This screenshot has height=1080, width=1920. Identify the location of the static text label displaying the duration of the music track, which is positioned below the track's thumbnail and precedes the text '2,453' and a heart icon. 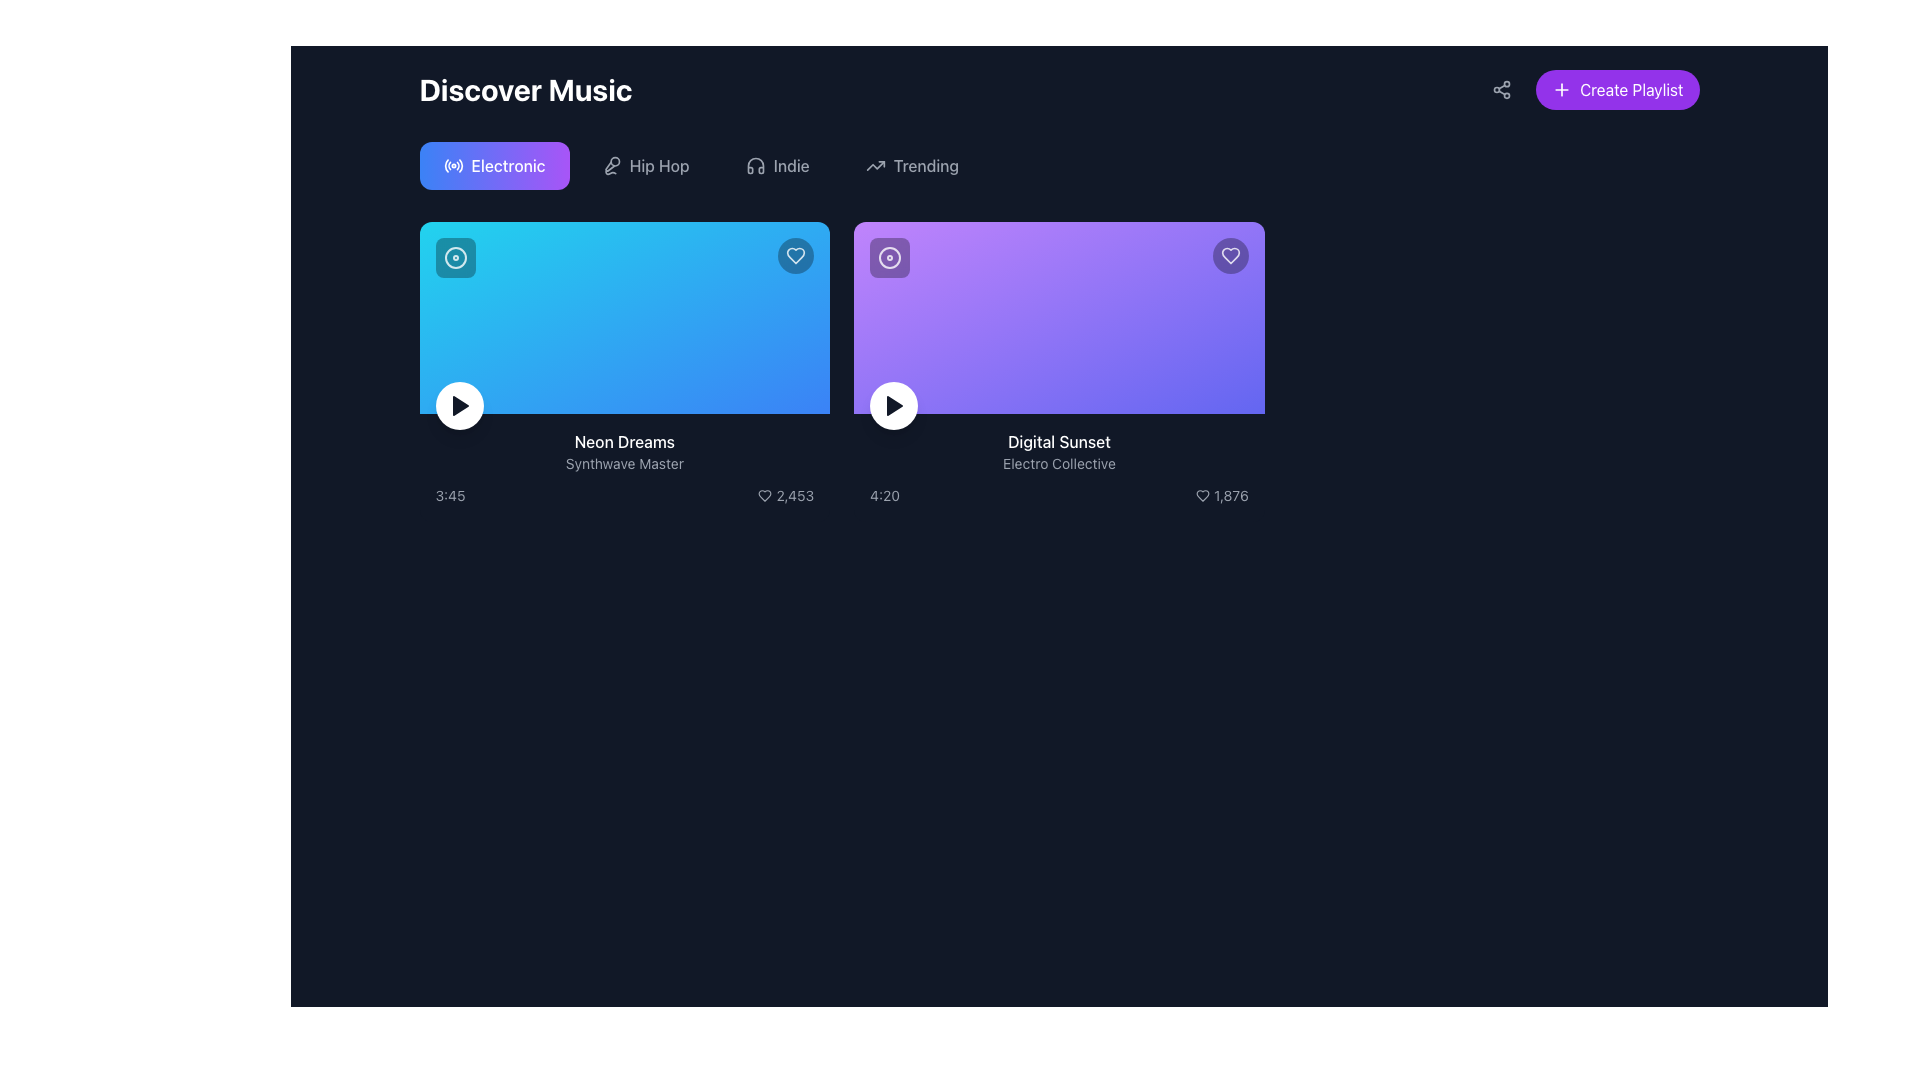
(449, 495).